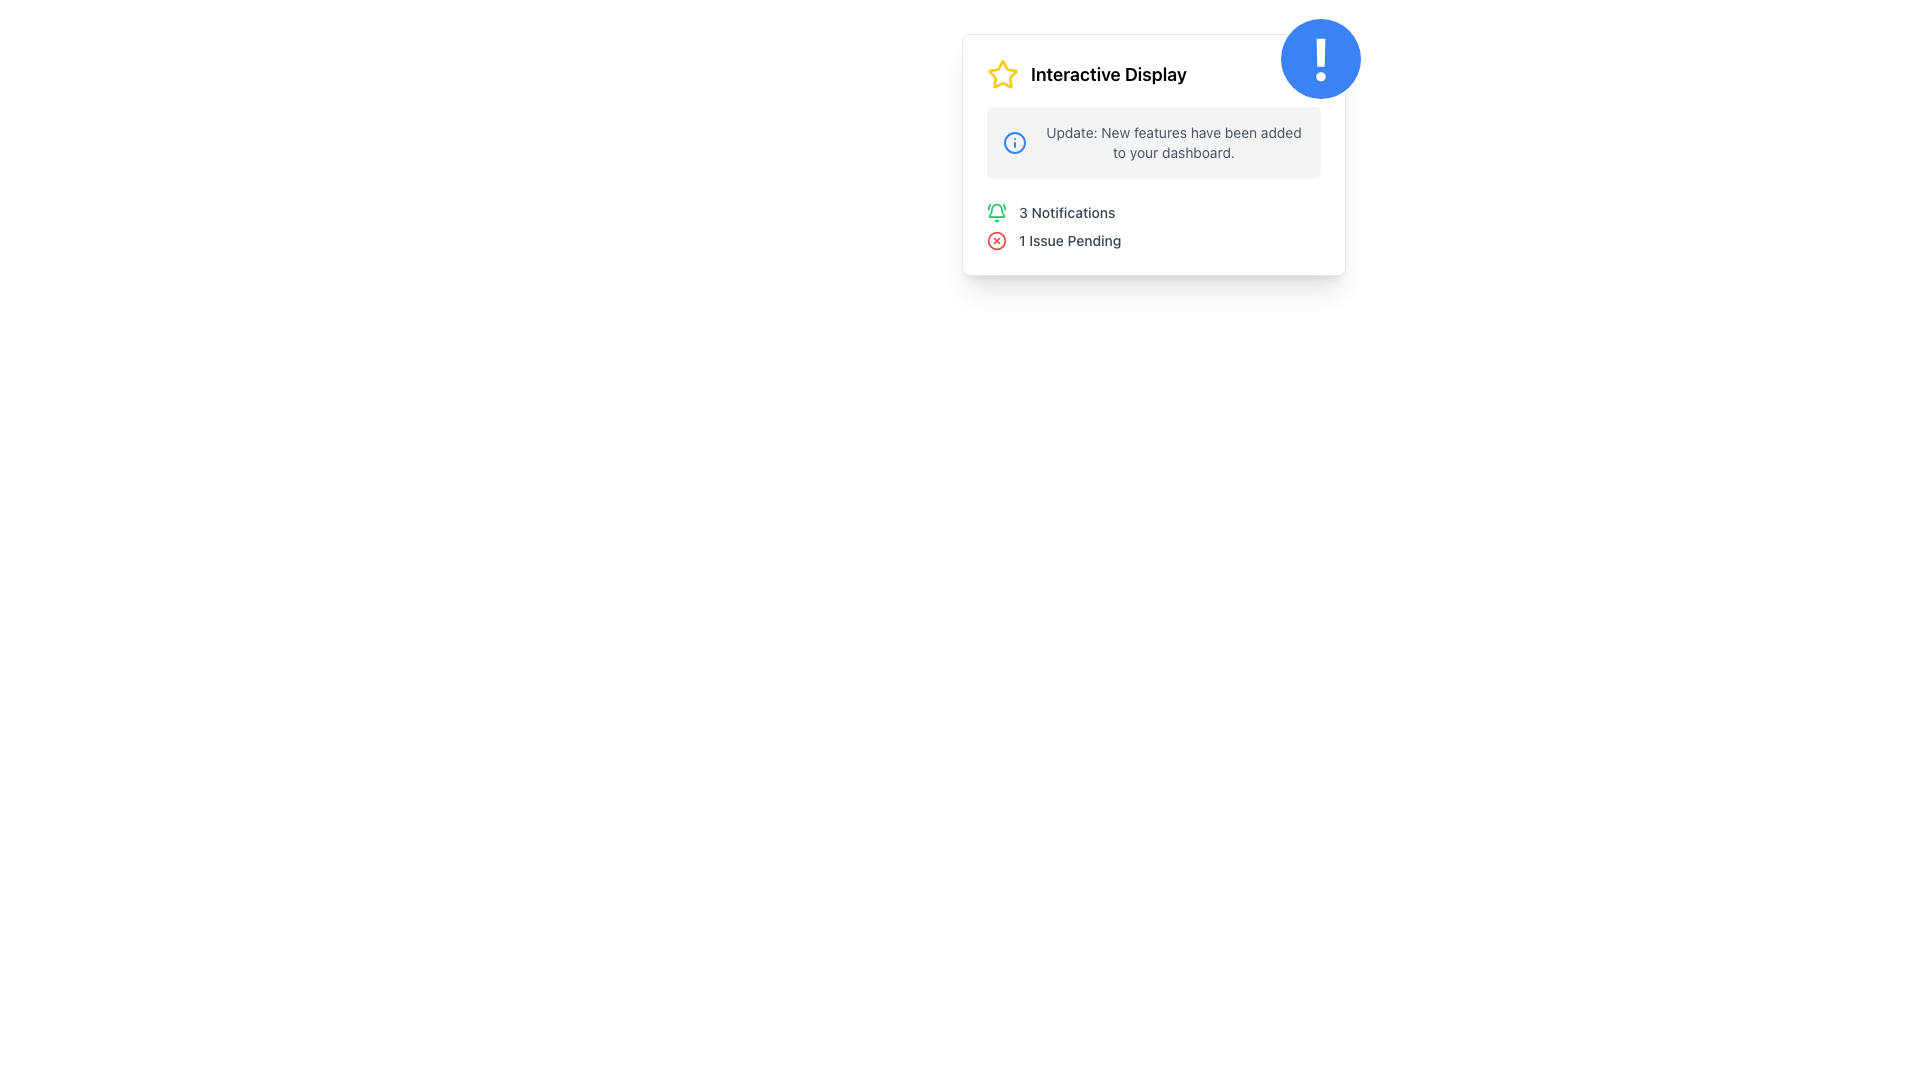 Image resolution: width=1920 pixels, height=1080 pixels. I want to click on the text label displaying 'Interactive Display', which is bold and positioned next to a star icon at the top of a card-like interface, so click(1107, 73).